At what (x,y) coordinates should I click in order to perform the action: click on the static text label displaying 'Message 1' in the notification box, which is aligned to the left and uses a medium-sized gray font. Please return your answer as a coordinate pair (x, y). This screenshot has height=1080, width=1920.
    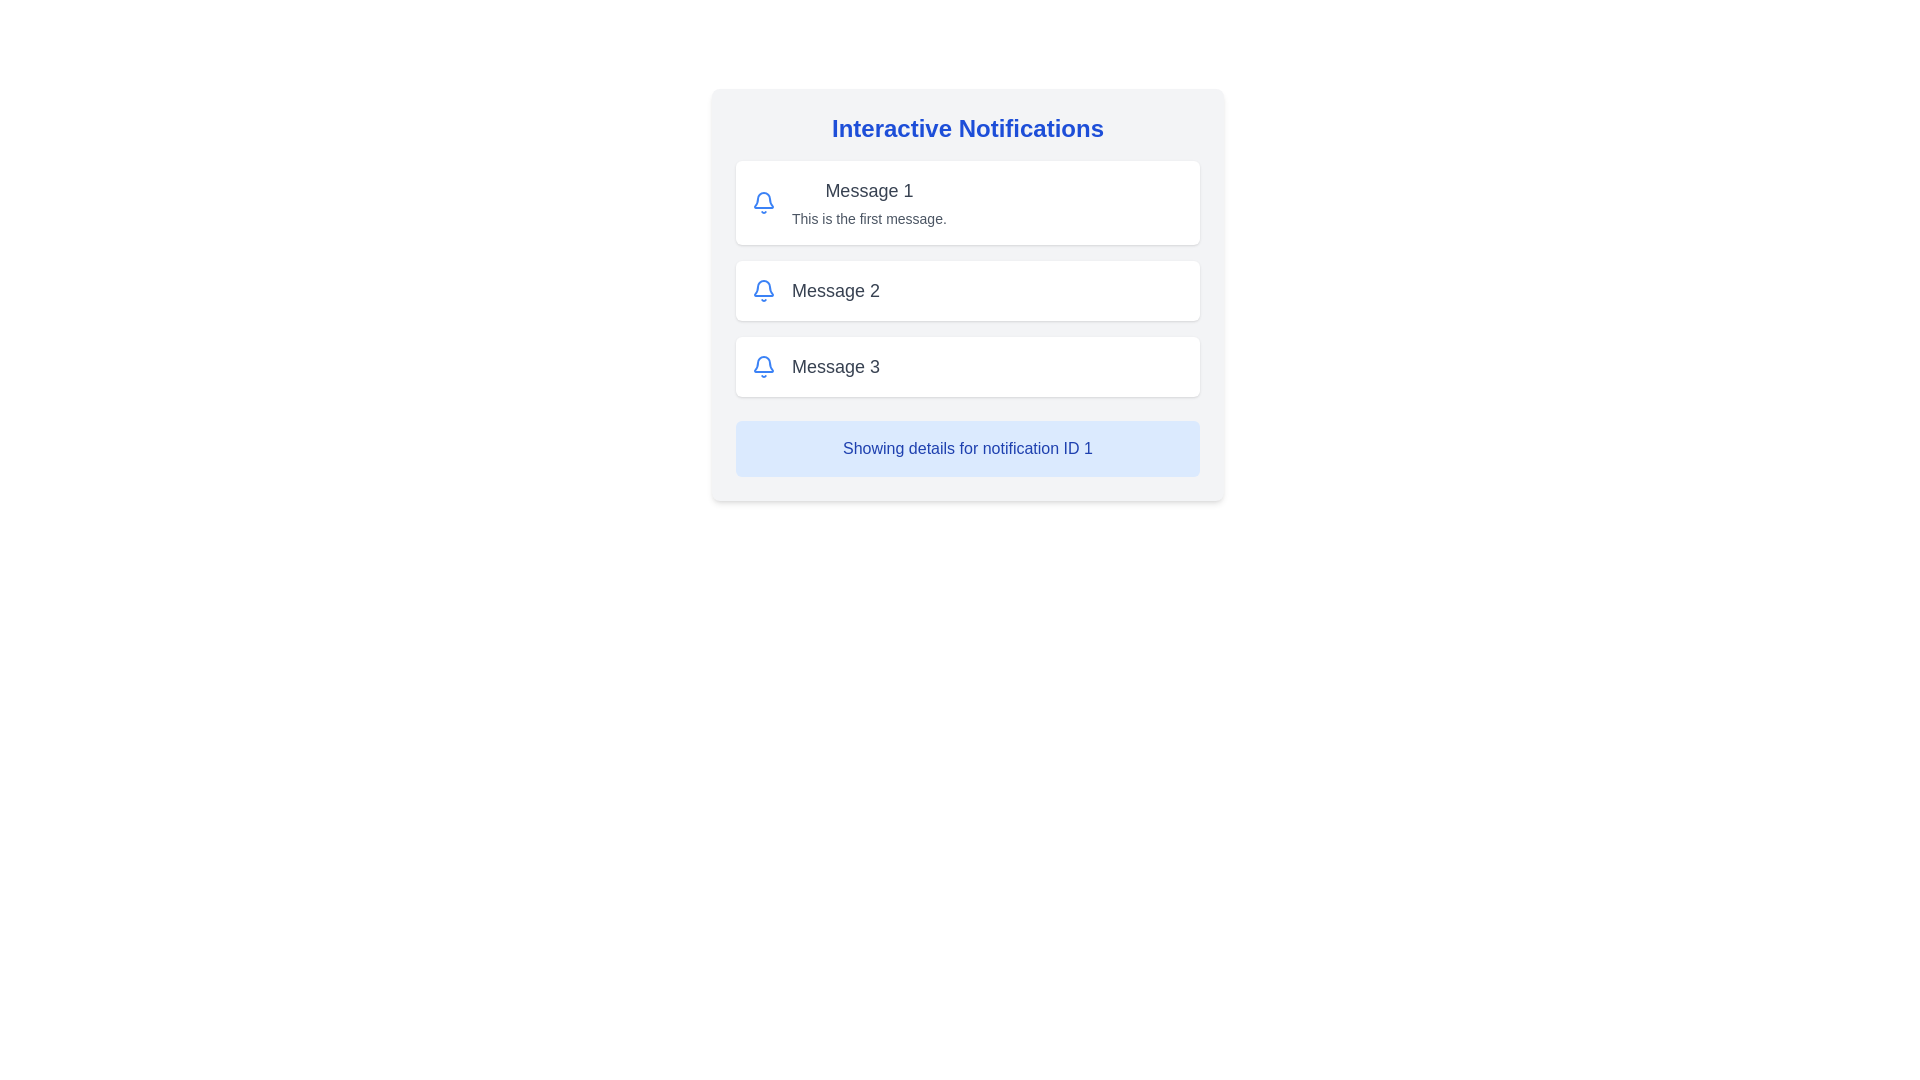
    Looking at the image, I should click on (869, 191).